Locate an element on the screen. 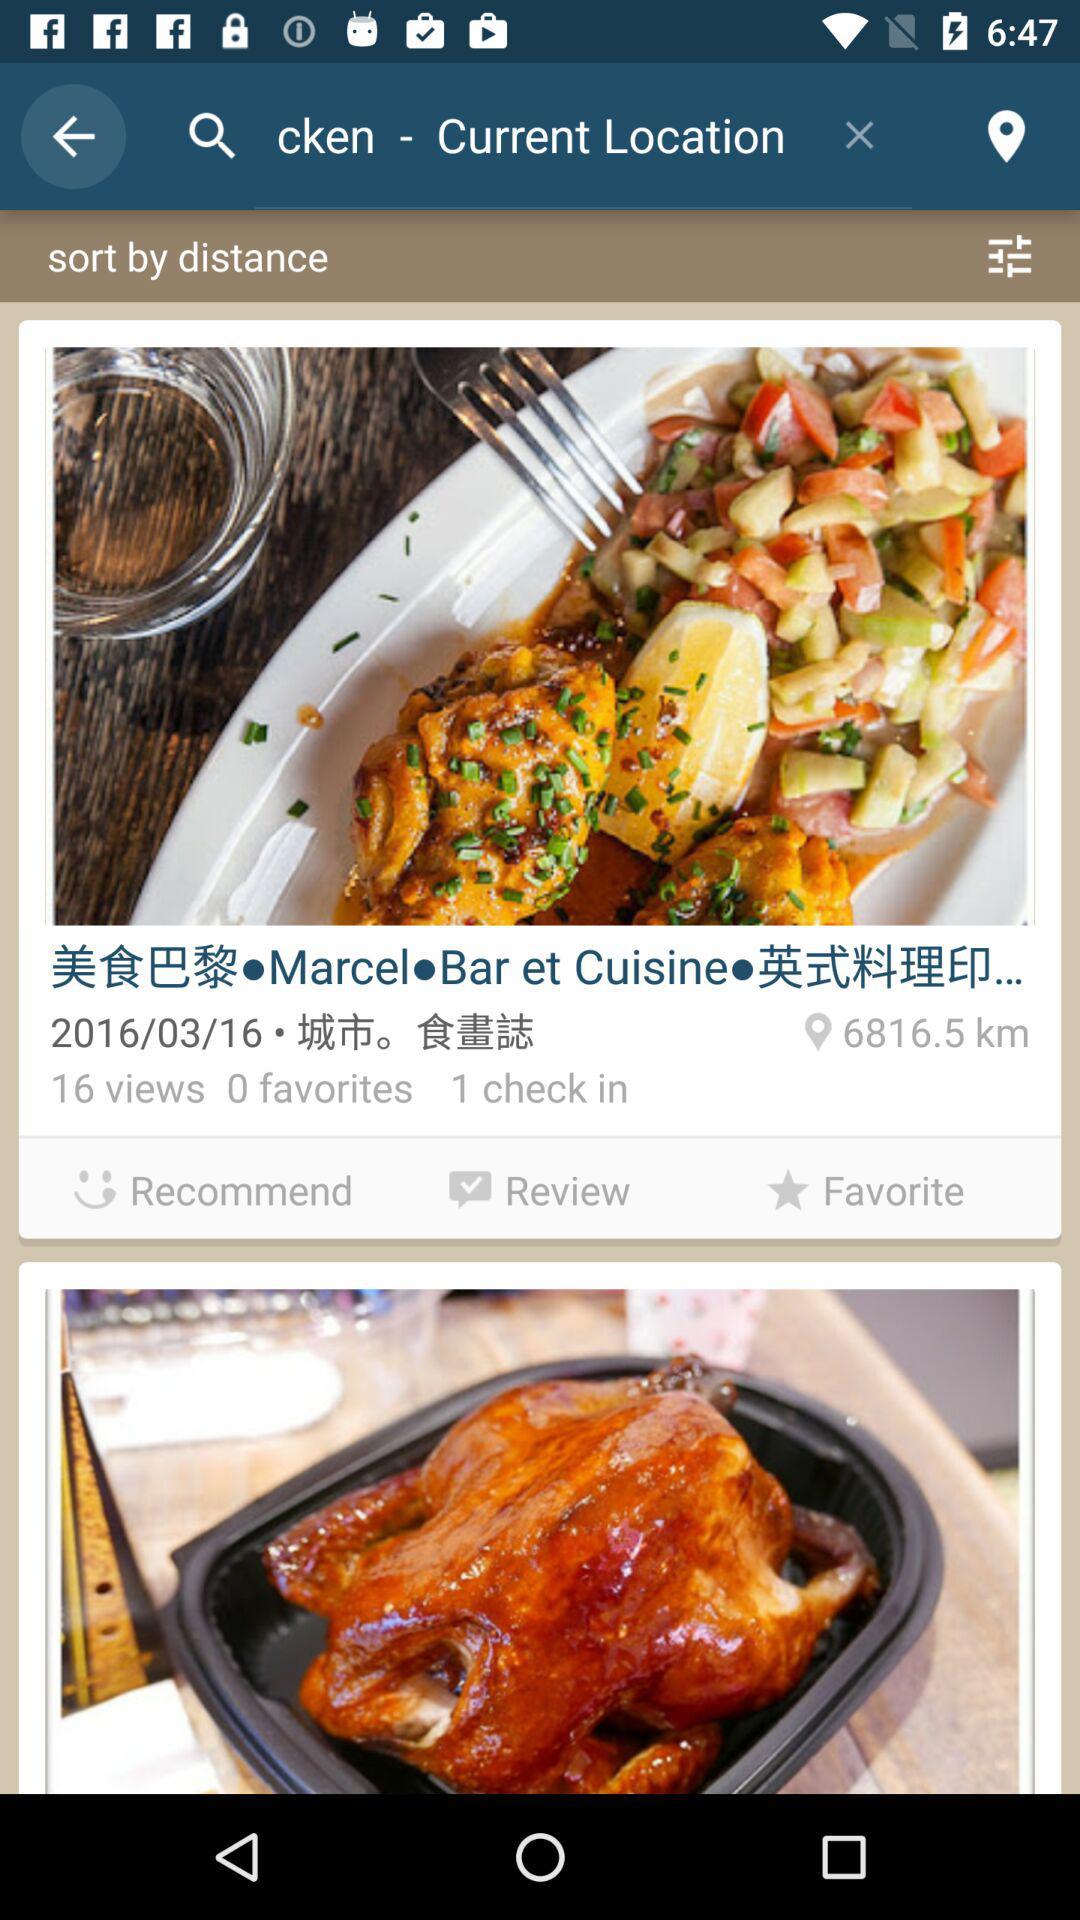 The width and height of the screenshot is (1080, 1920). item to the right of the recommend item is located at coordinates (540, 1184).